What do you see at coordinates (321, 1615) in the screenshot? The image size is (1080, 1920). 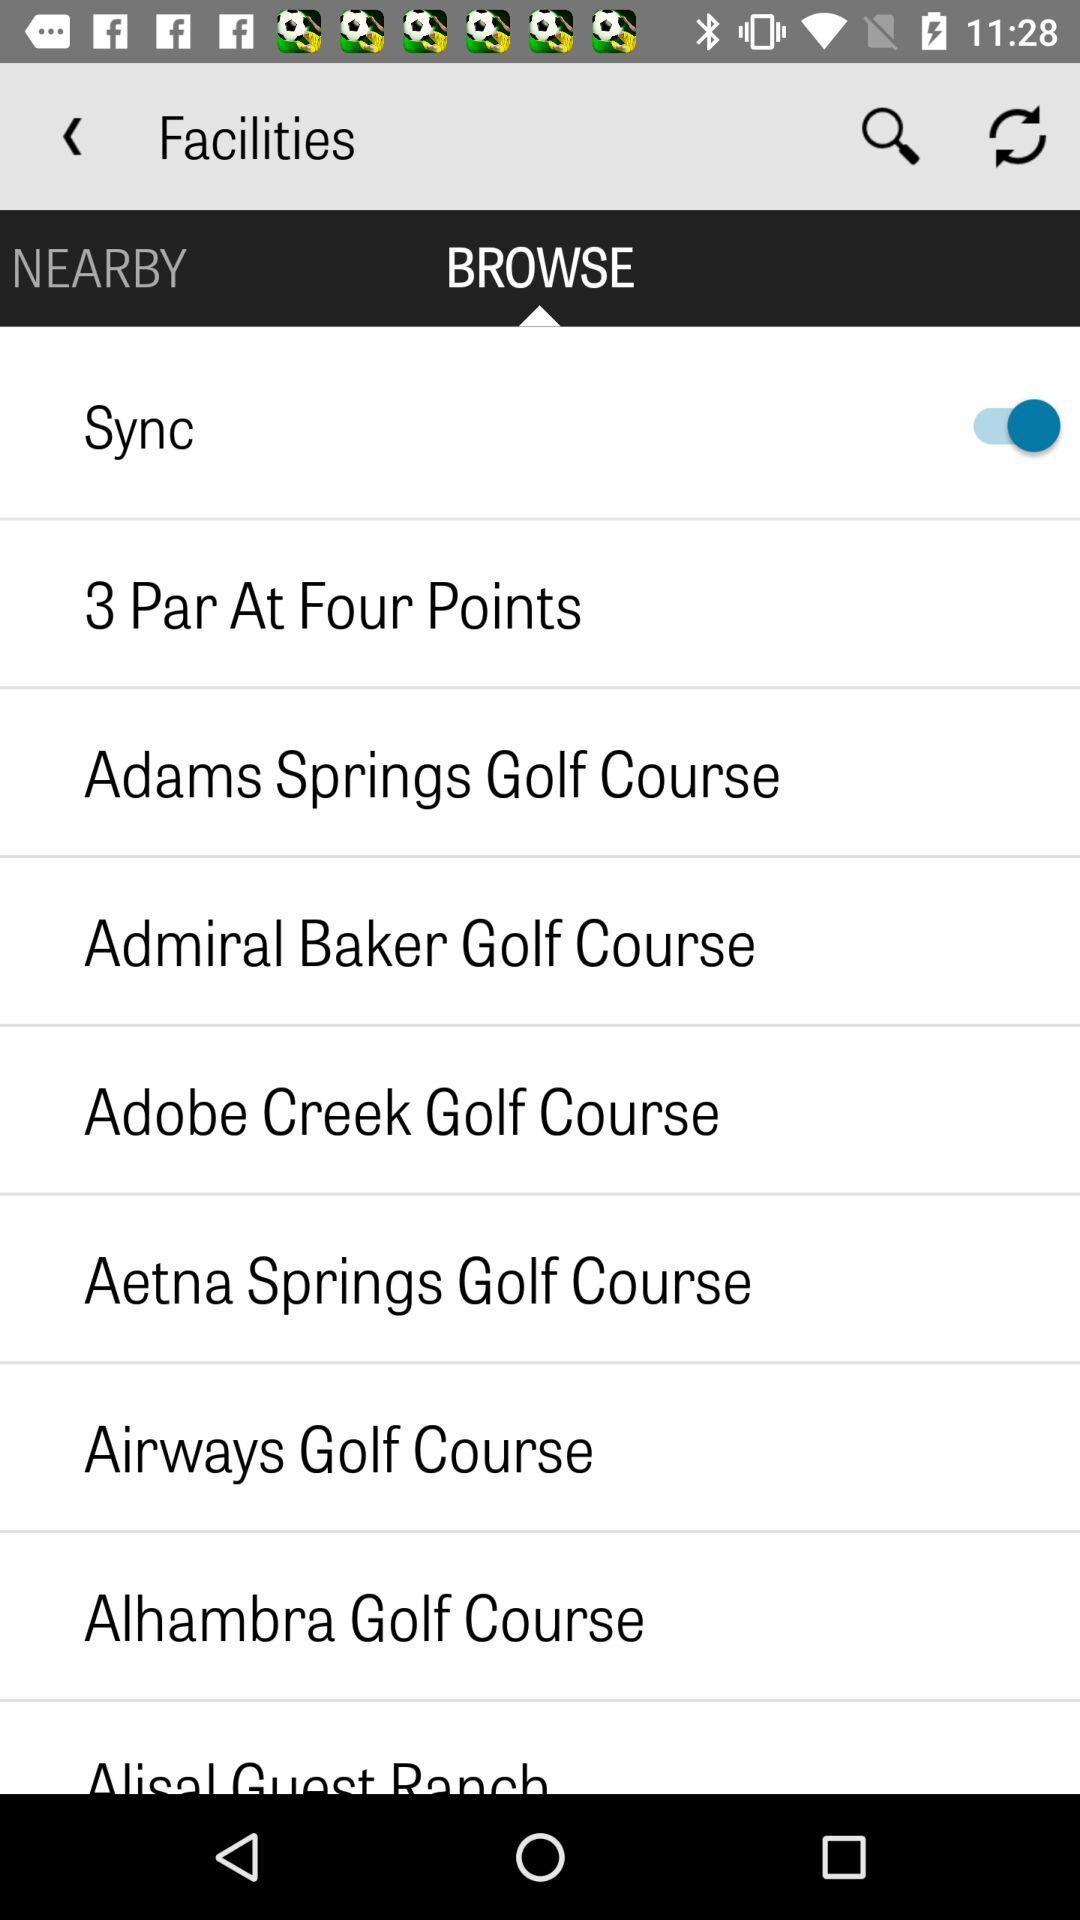 I see `item above the alisal guest ranch icon` at bounding box center [321, 1615].